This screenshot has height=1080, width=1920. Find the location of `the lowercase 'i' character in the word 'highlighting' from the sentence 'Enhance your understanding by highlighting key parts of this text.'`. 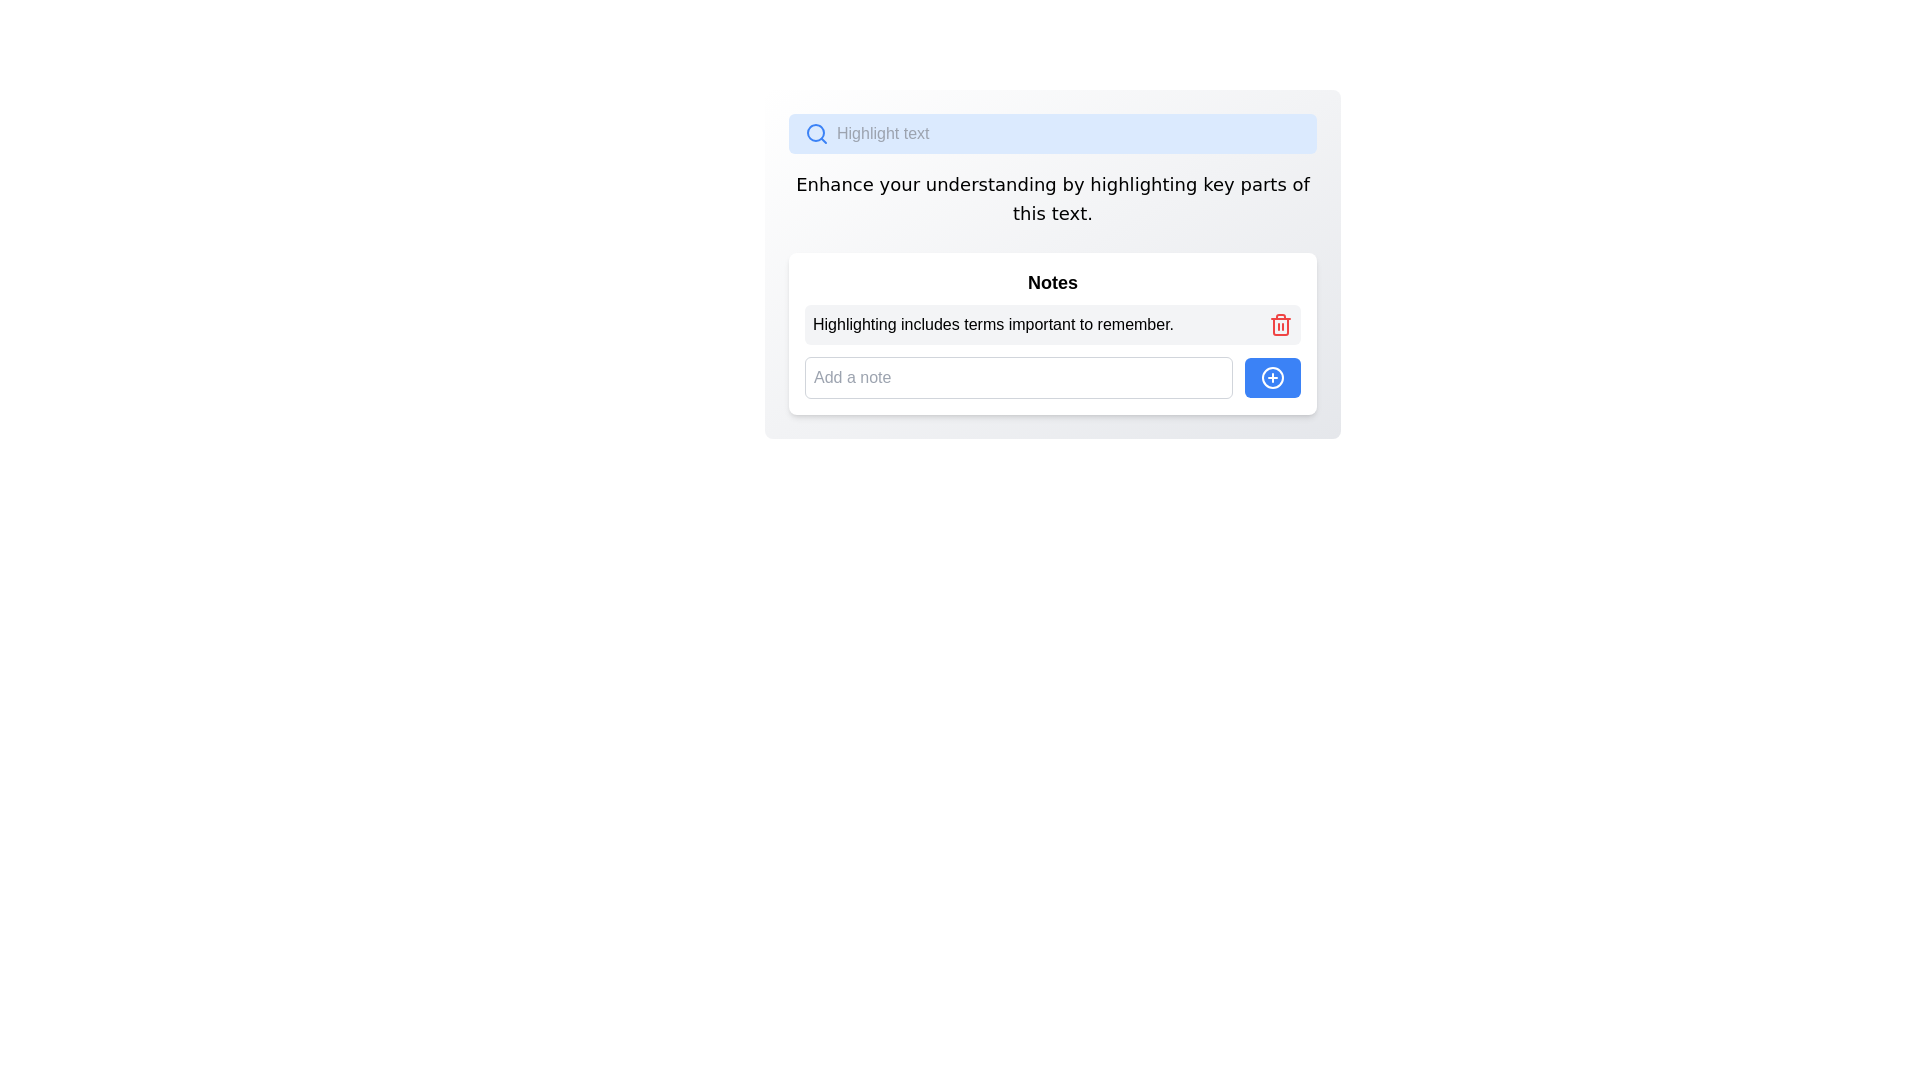

the lowercase 'i' character in the word 'highlighting' from the sentence 'Enhance your understanding by highlighting key parts of this text.' is located at coordinates (1103, 184).